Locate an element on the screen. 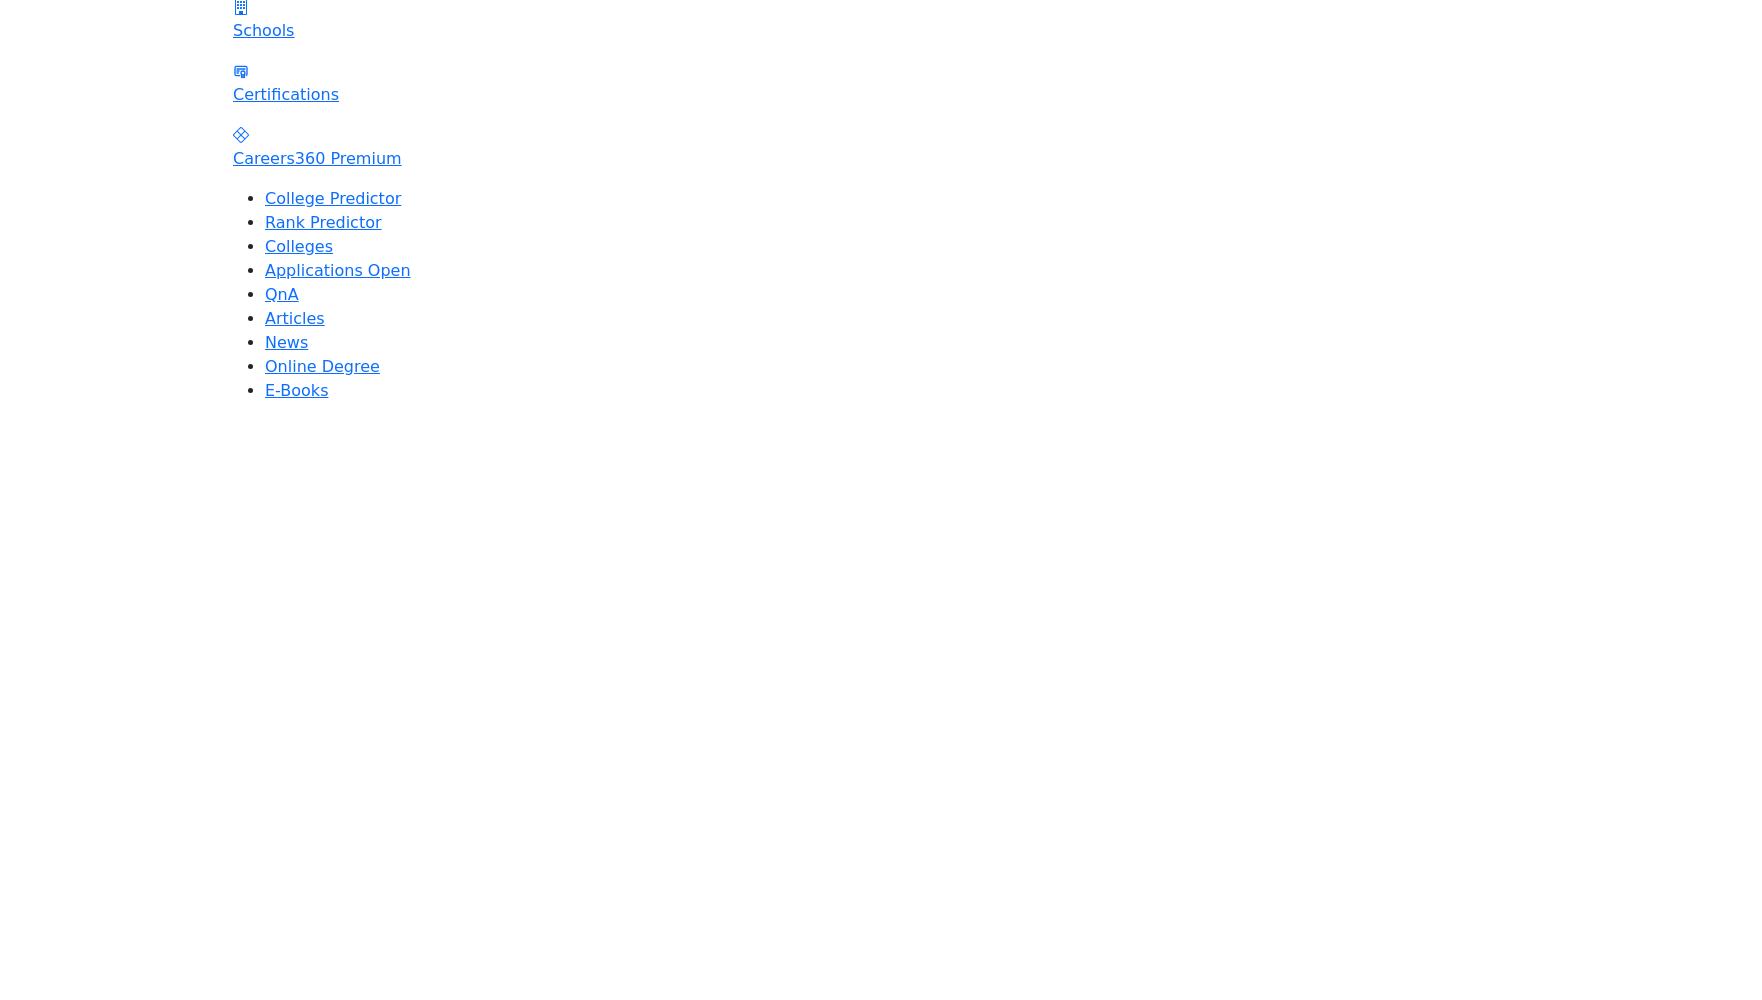 The width and height of the screenshot is (1762, 1000). 'Applications Open' is located at coordinates (337, 269).